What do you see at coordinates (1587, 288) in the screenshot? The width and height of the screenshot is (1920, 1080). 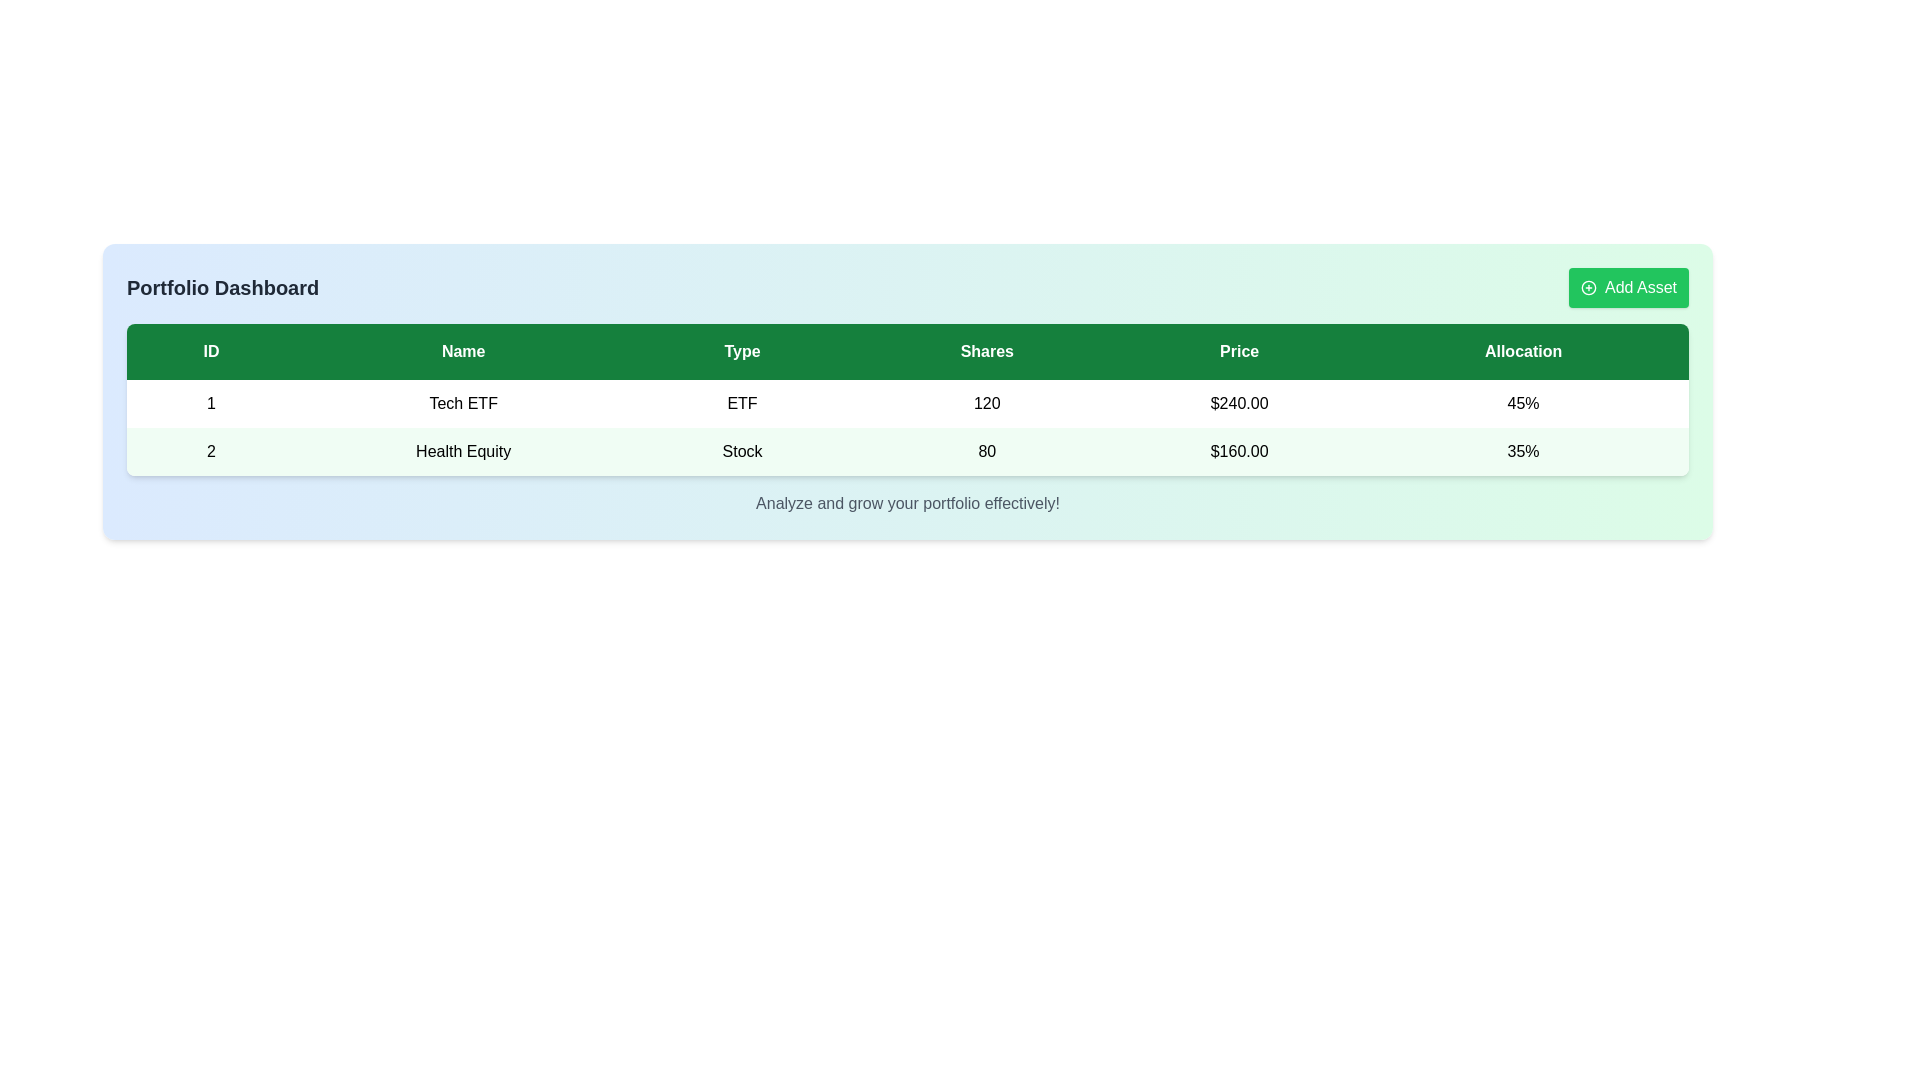 I see `the small circular icon with a plus sign in the center, styled with a green stroke, located to the left of the 'Add Asset' text on the green button` at bounding box center [1587, 288].